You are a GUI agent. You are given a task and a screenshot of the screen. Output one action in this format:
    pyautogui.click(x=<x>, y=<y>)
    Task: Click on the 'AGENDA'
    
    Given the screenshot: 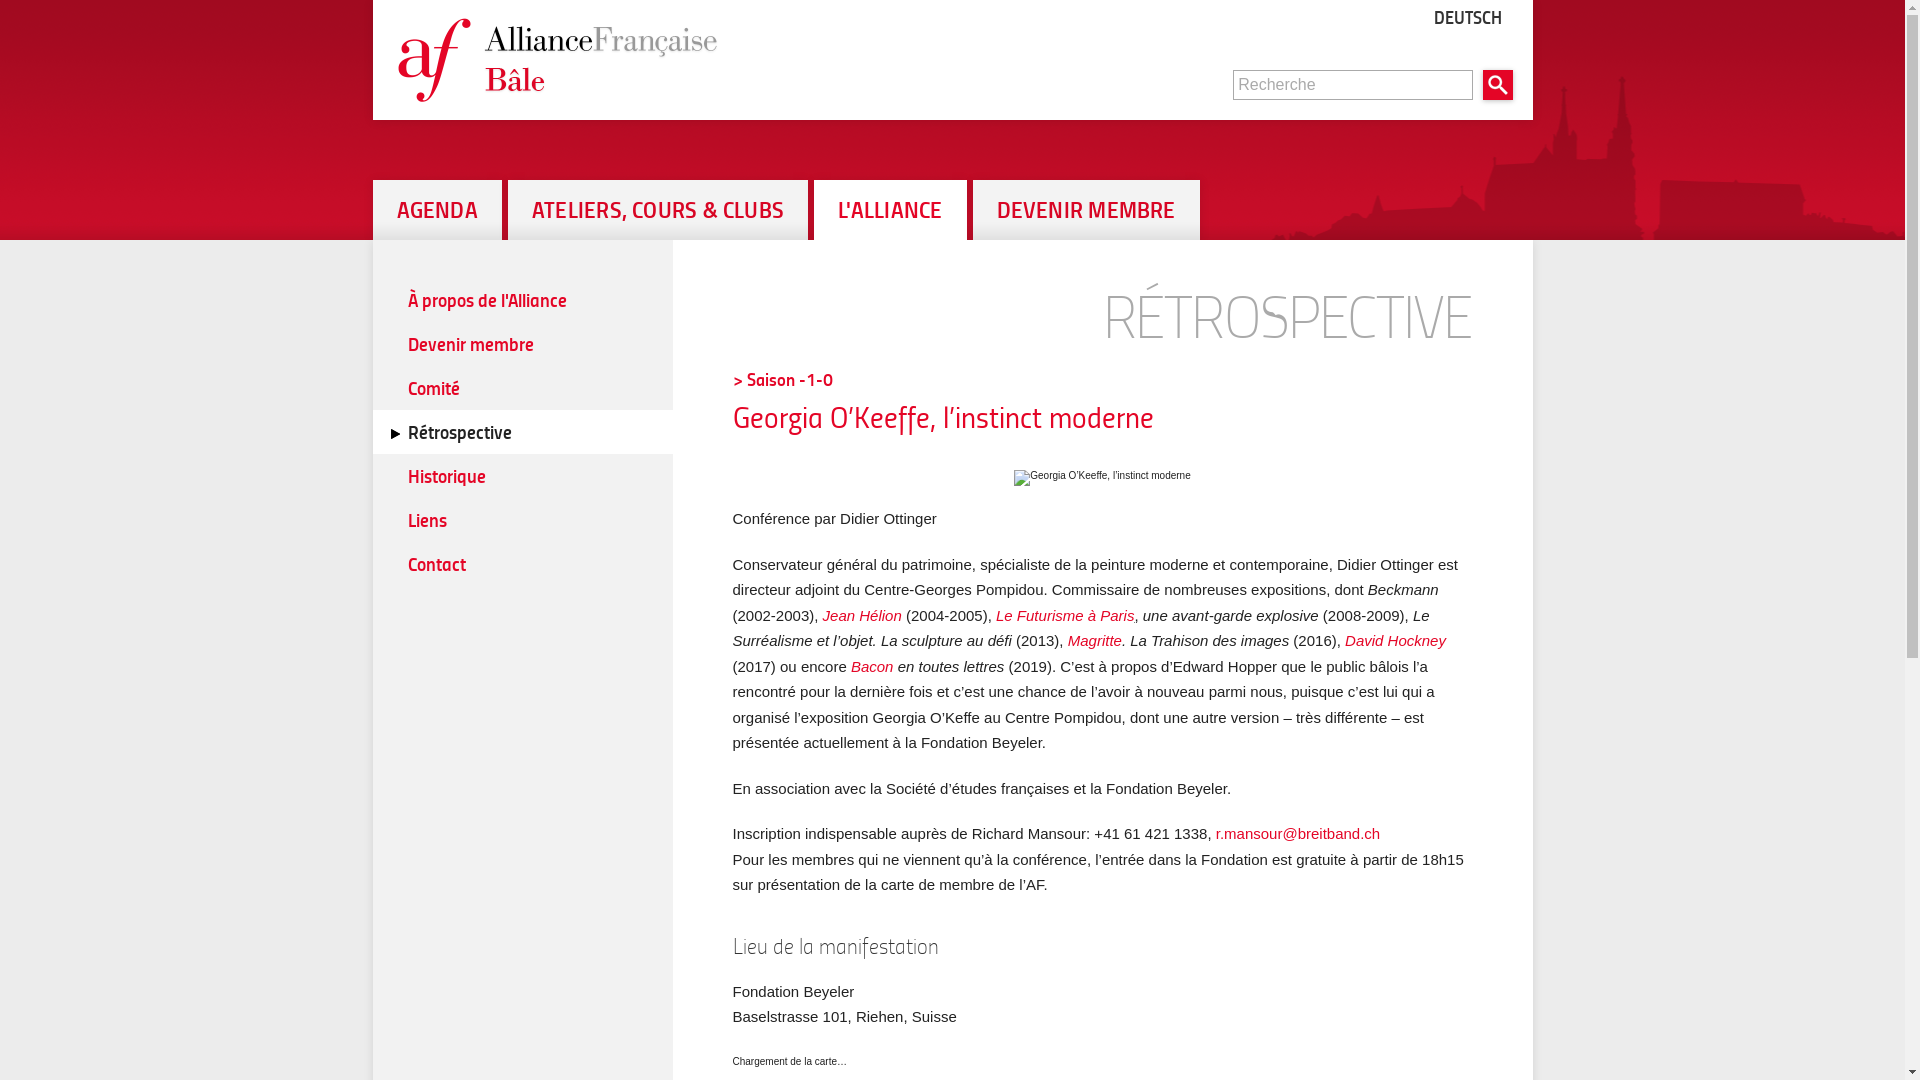 What is the action you would take?
    pyautogui.click(x=435, y=209)
    